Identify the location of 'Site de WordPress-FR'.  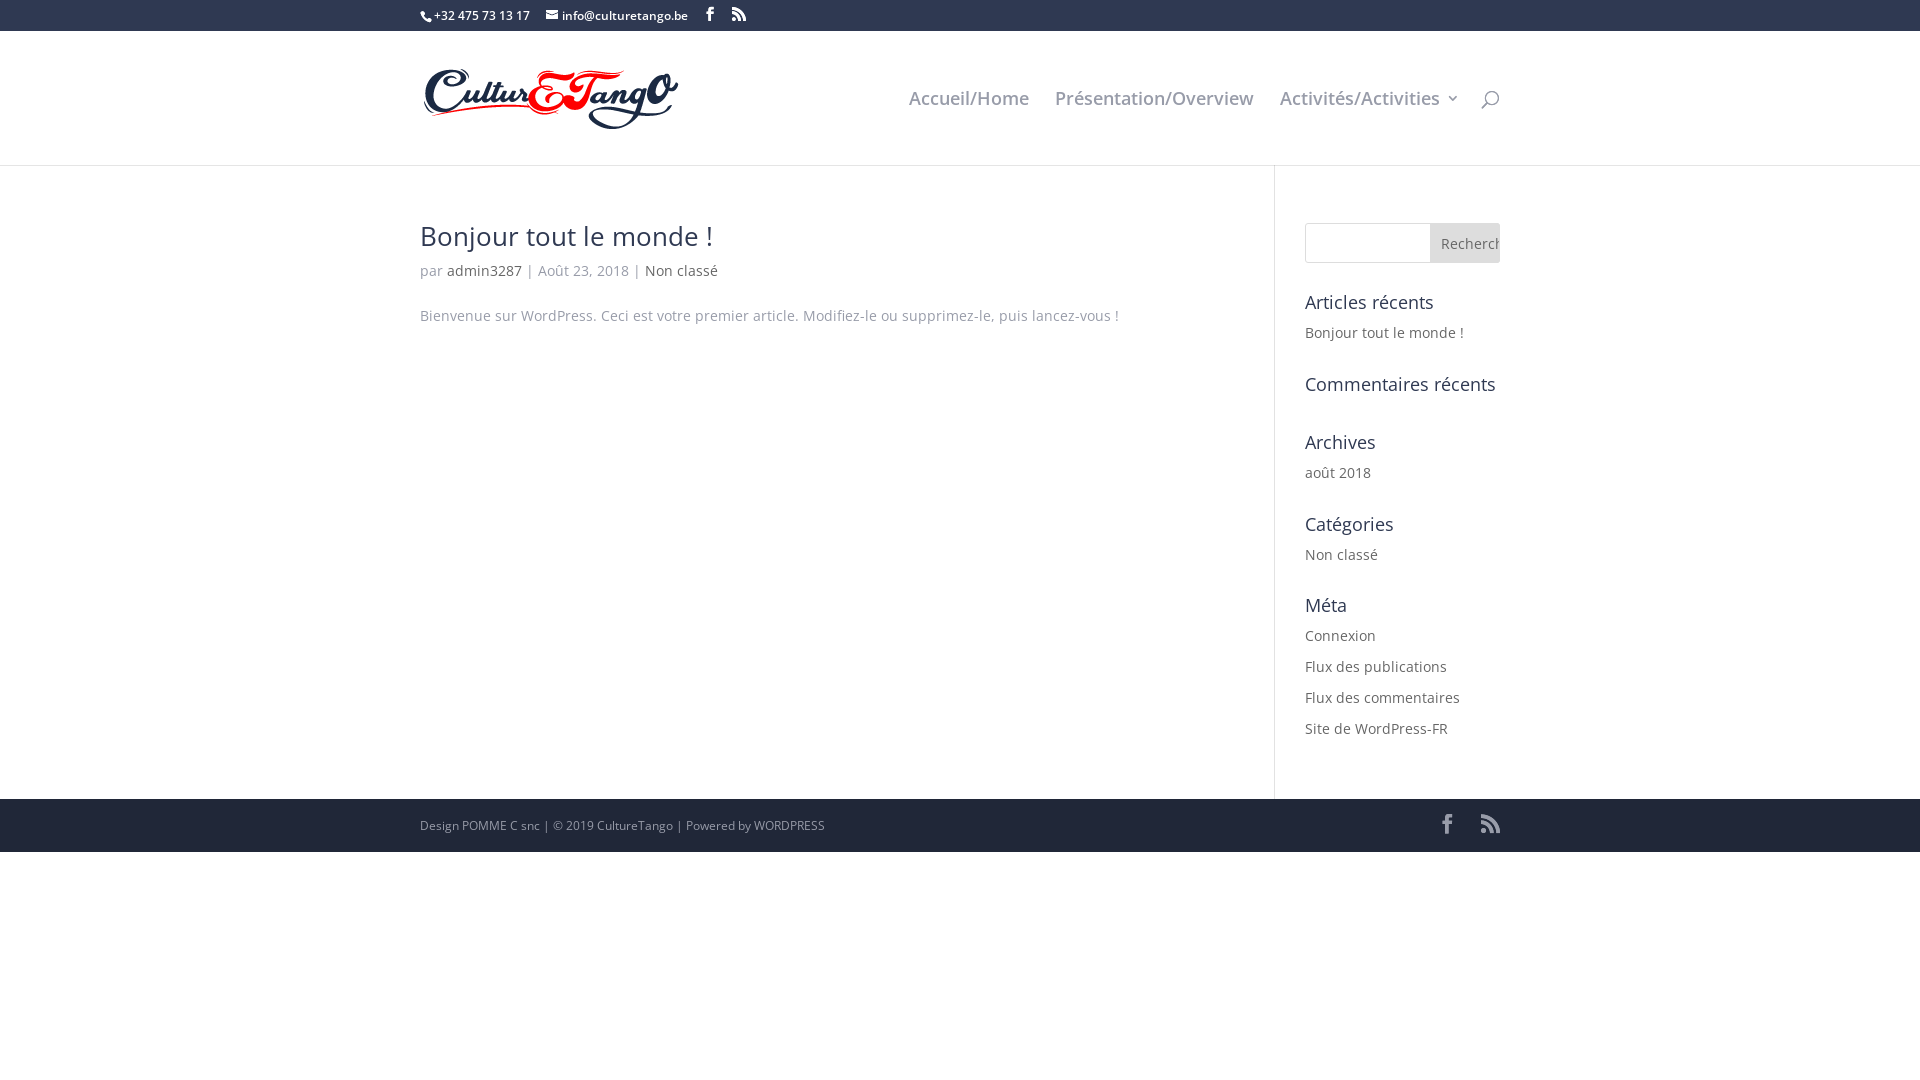
(1305, 728).